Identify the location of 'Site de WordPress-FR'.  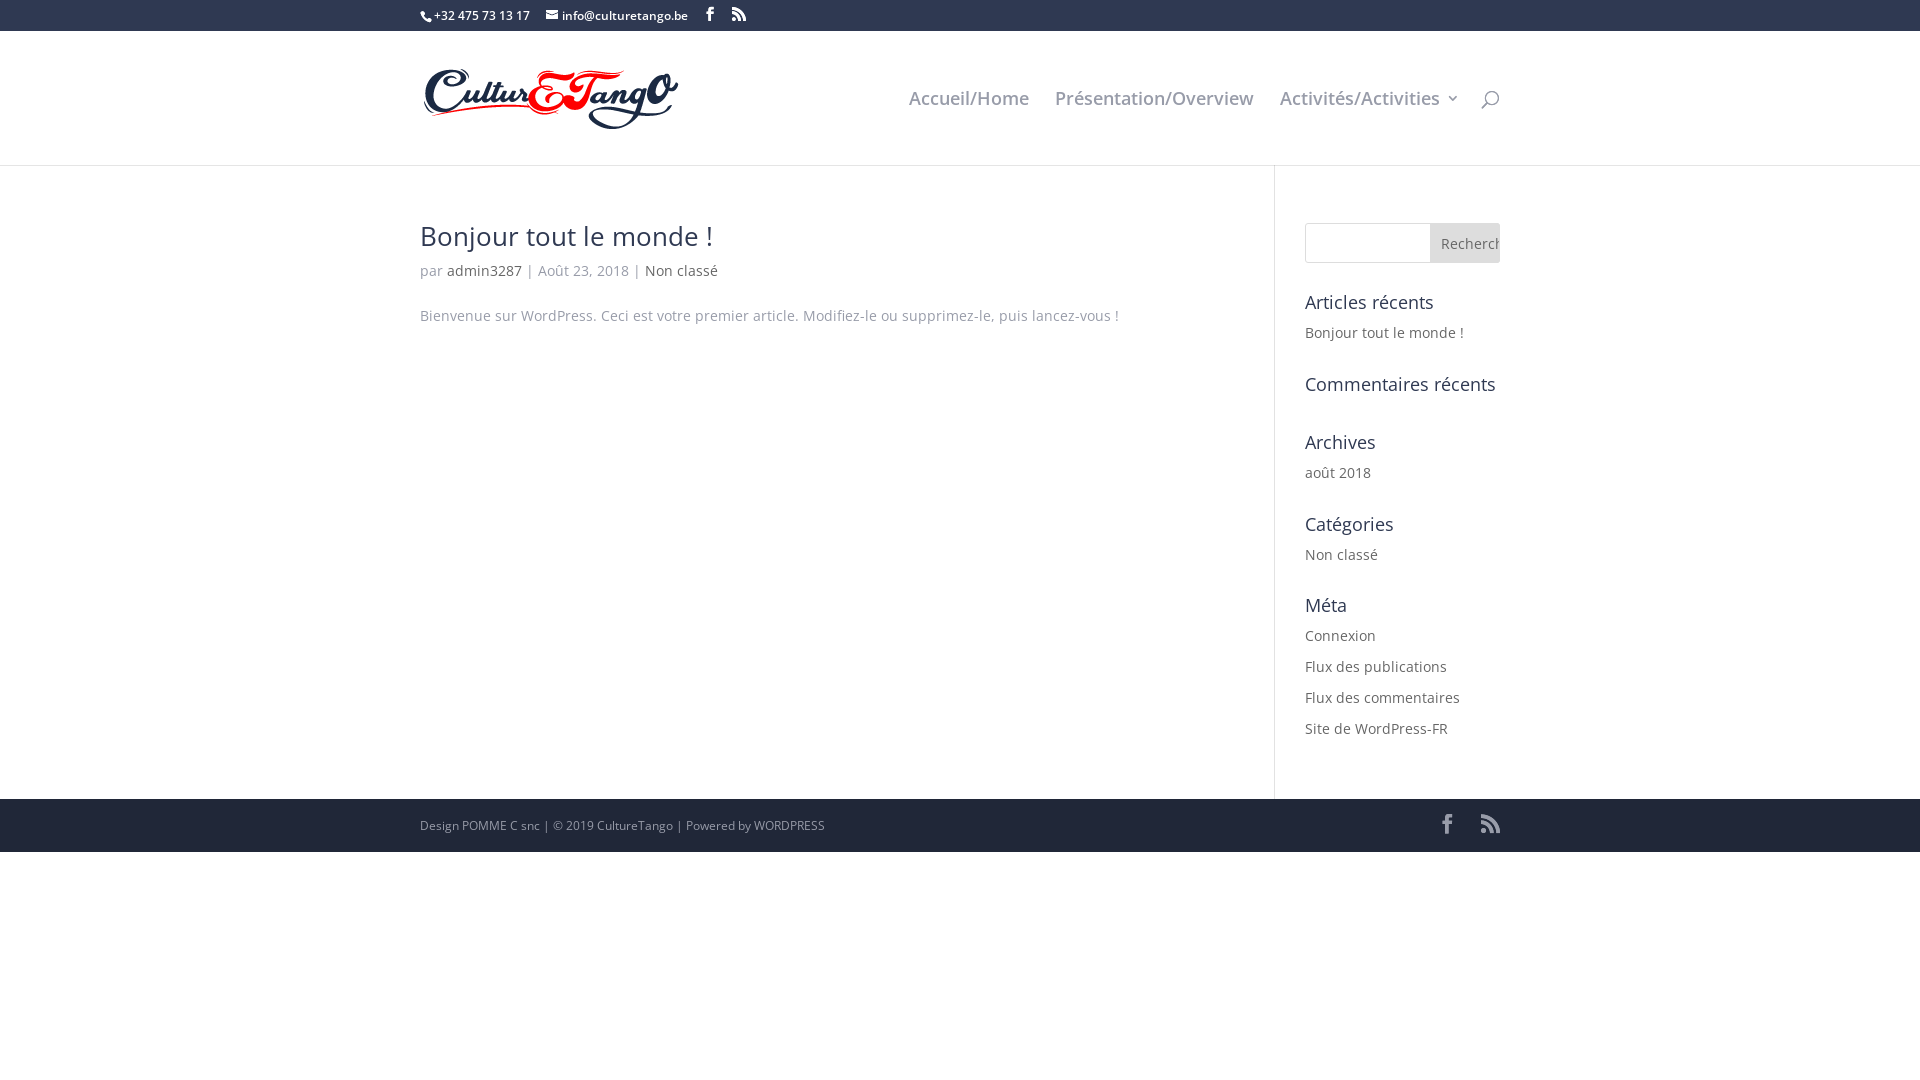
(1305, 728).